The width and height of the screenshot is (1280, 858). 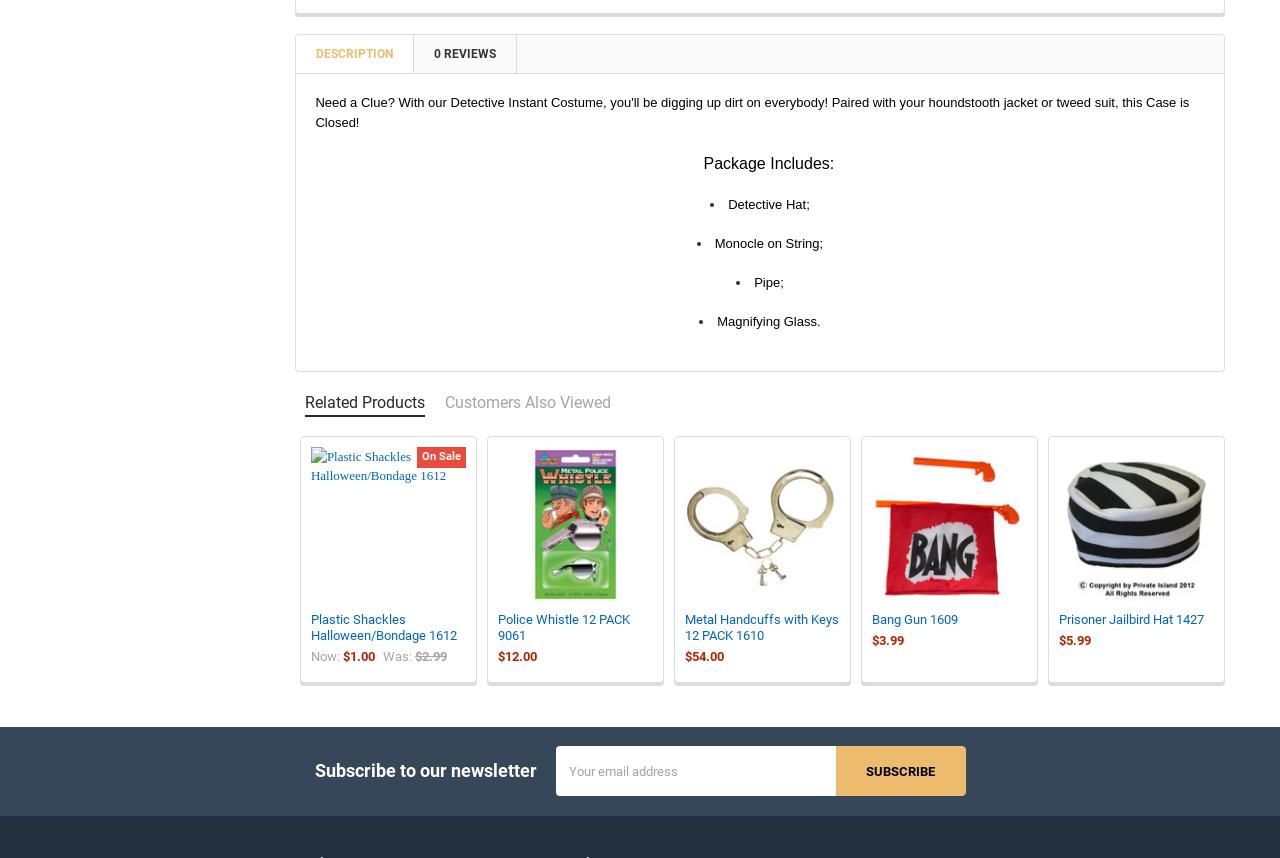 I want to click on 'Pipe;', so click(x=753, y=296).